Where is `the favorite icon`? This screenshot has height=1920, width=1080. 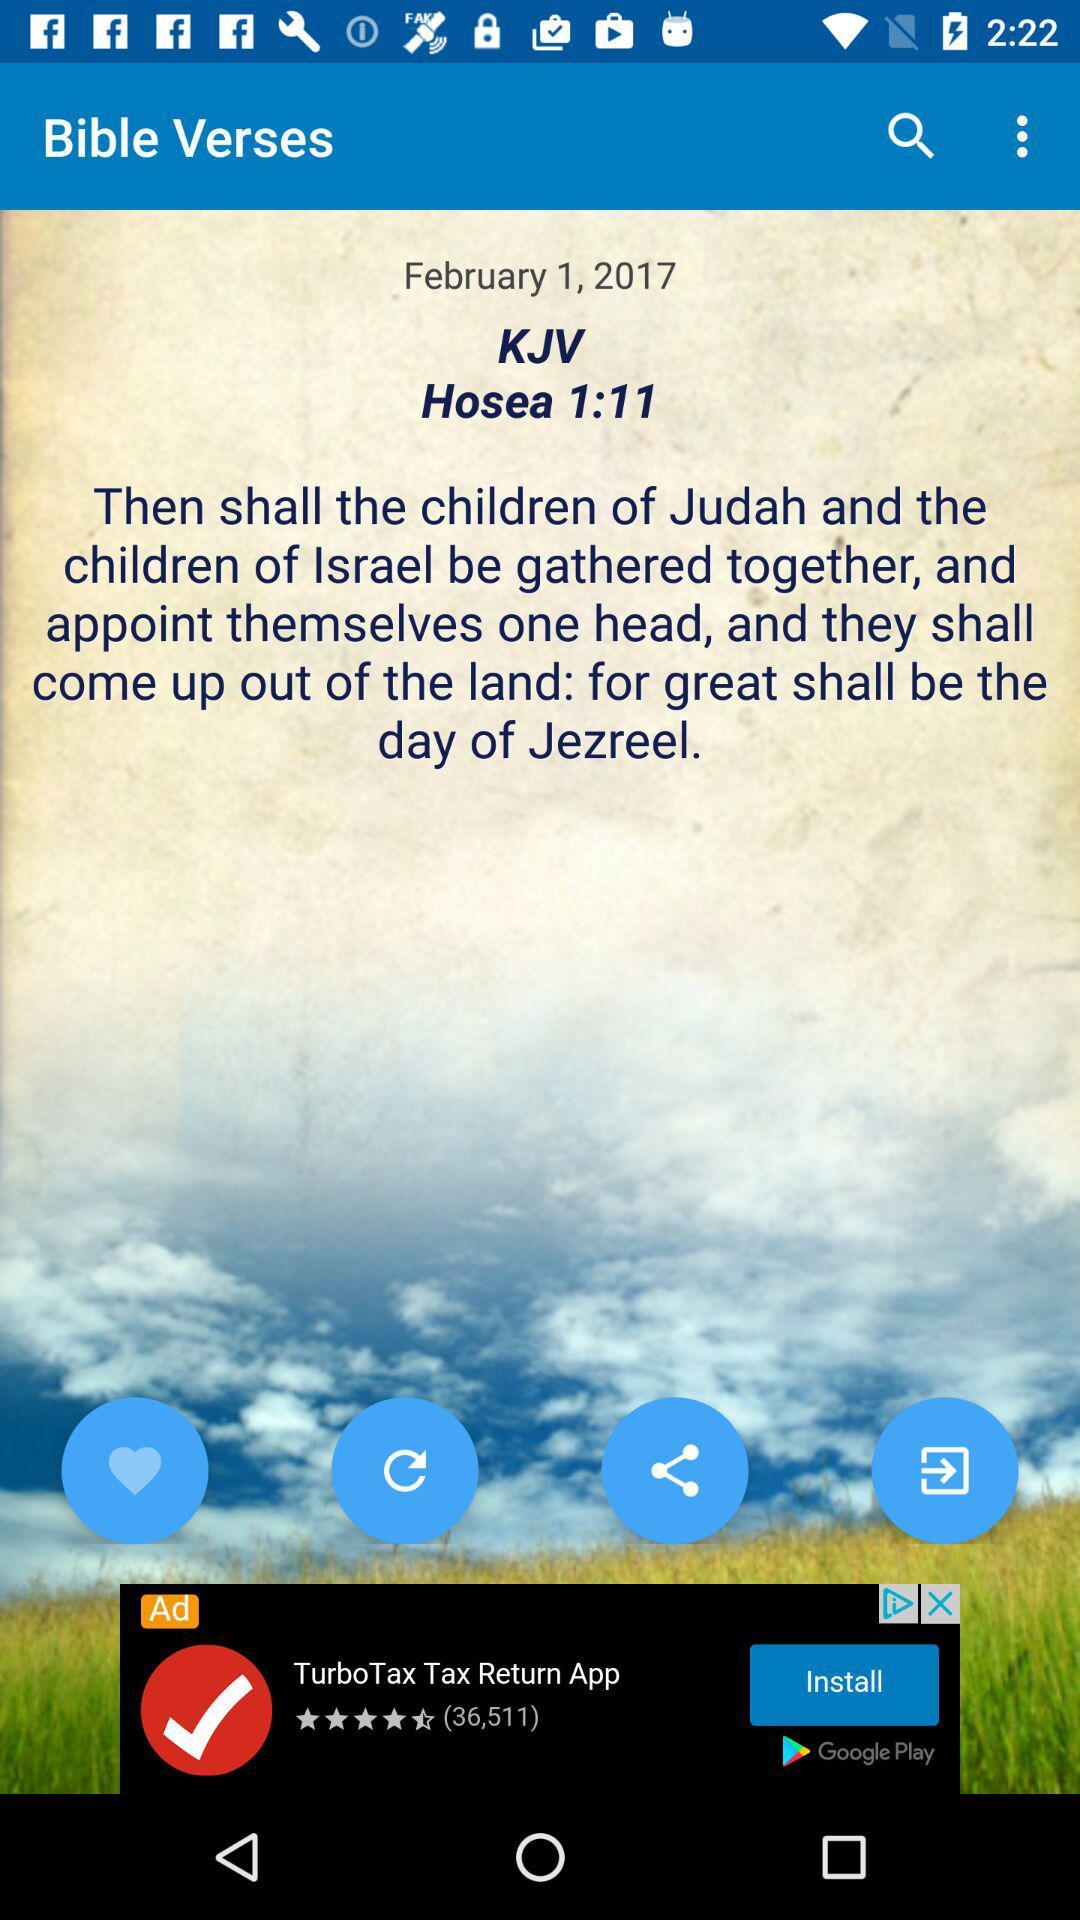 the favorite icon is located at coordinates (135, 1470).